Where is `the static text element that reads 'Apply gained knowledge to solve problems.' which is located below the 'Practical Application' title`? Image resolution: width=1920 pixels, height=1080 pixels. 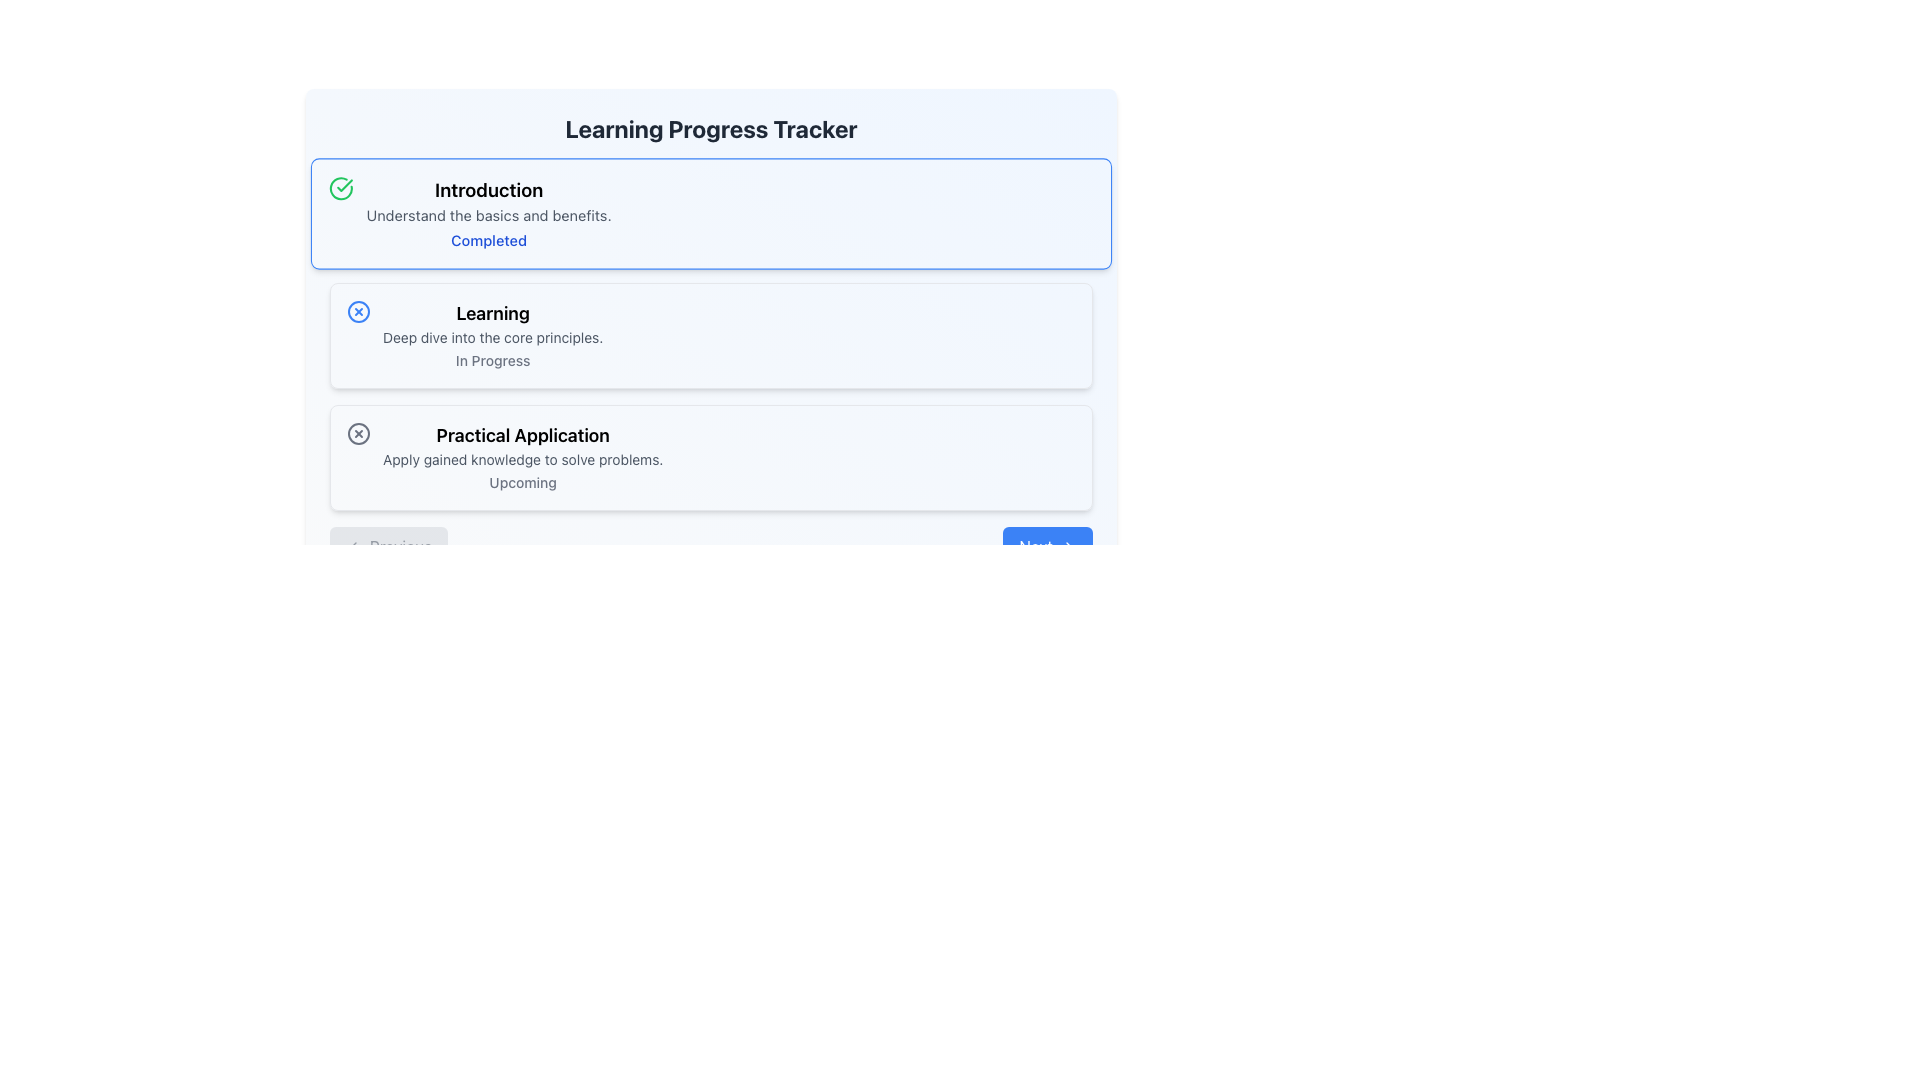 the static text element that reads 'Apply gained knowledge to solve problems.' which is located below the 'Practical Application' title is located at coordinates (523, 459).